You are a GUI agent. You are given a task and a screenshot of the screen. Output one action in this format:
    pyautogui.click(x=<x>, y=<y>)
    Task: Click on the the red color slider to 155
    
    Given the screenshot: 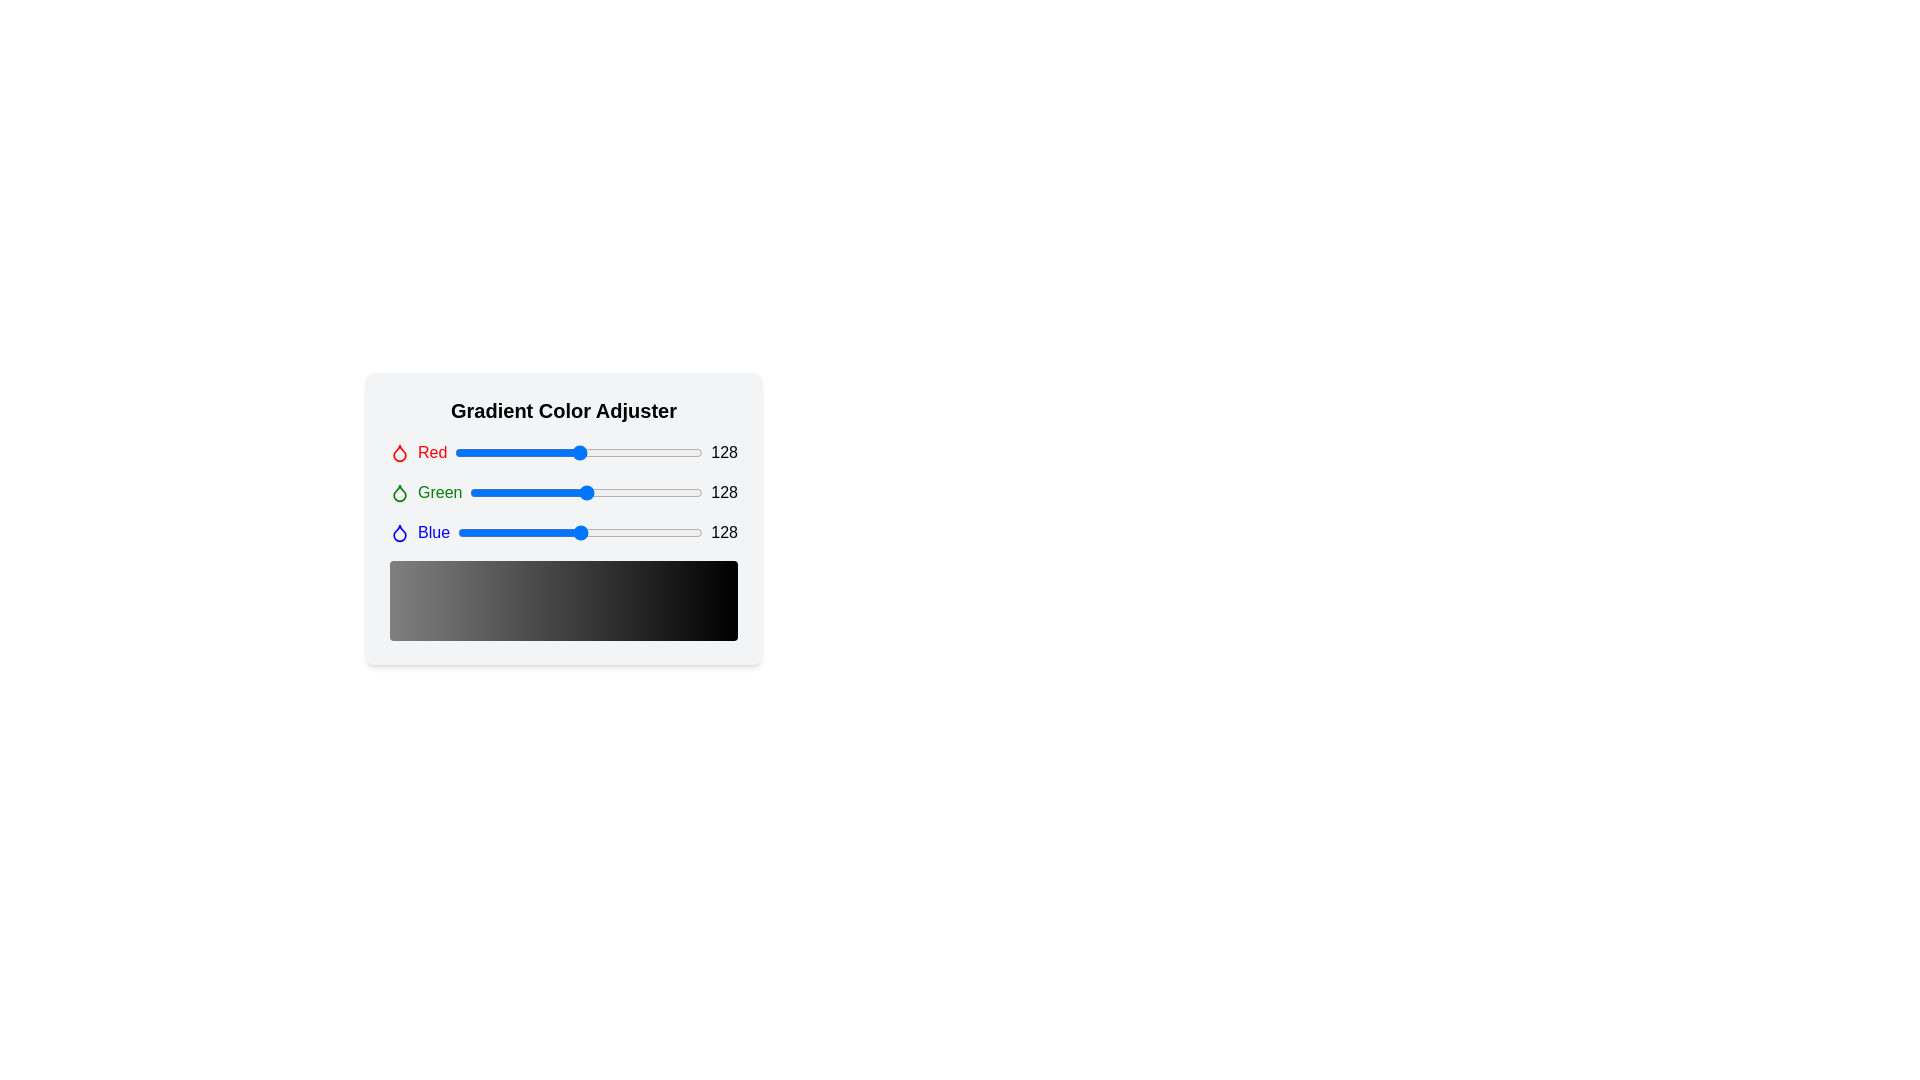 What is the action you would take?
    pyautogui.click(x=605, y=452)
    